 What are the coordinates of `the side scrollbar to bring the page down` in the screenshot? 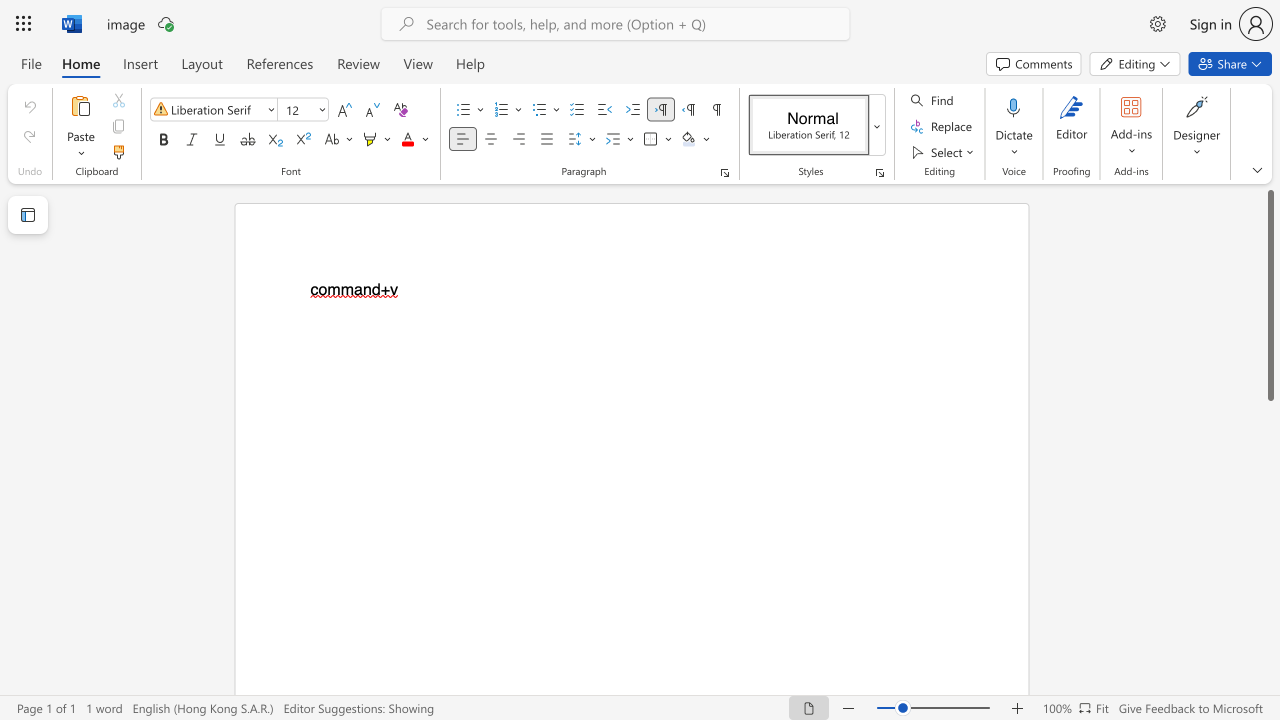 It's located at (1269, 508).